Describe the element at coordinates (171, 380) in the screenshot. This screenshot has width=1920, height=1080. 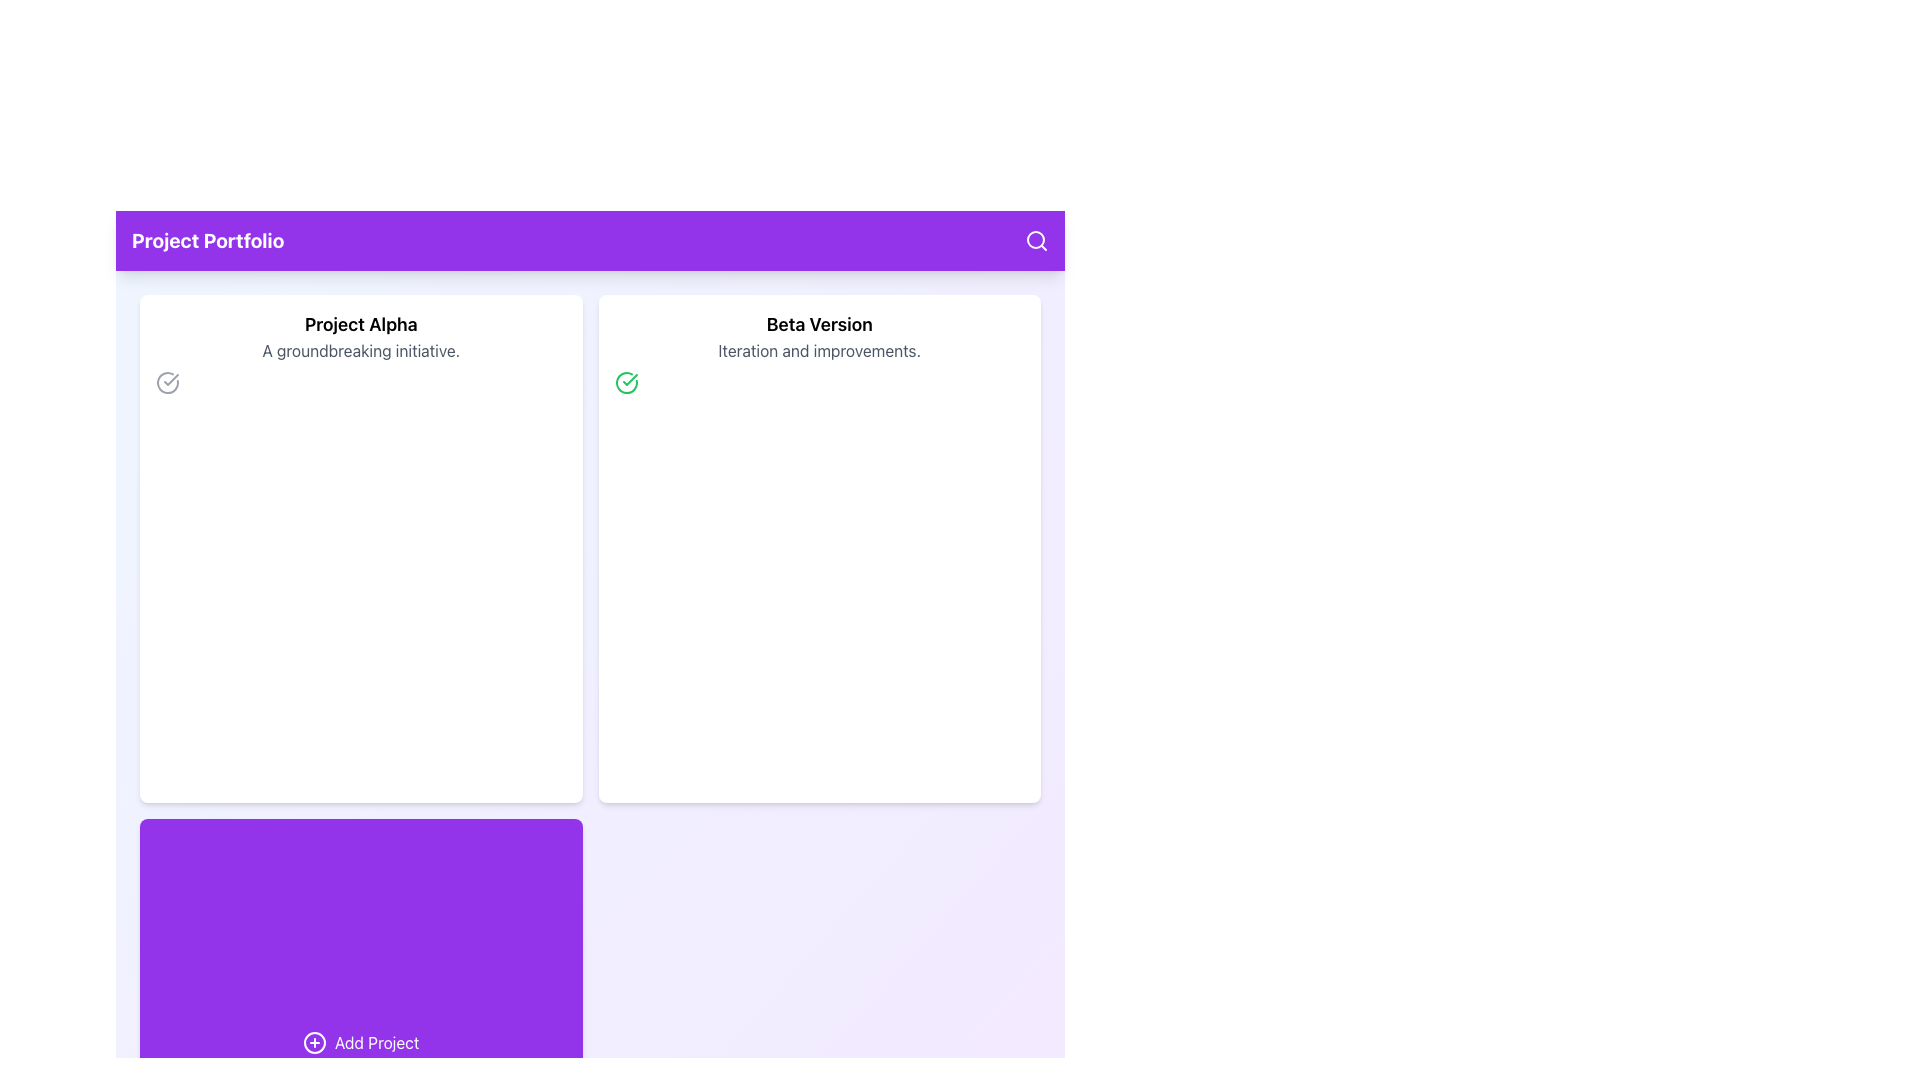
I see `the status indicator icon located in the upper left portion of the 'Project Alpha' panel, which represents the completion or status of the associated project or task` at that location.